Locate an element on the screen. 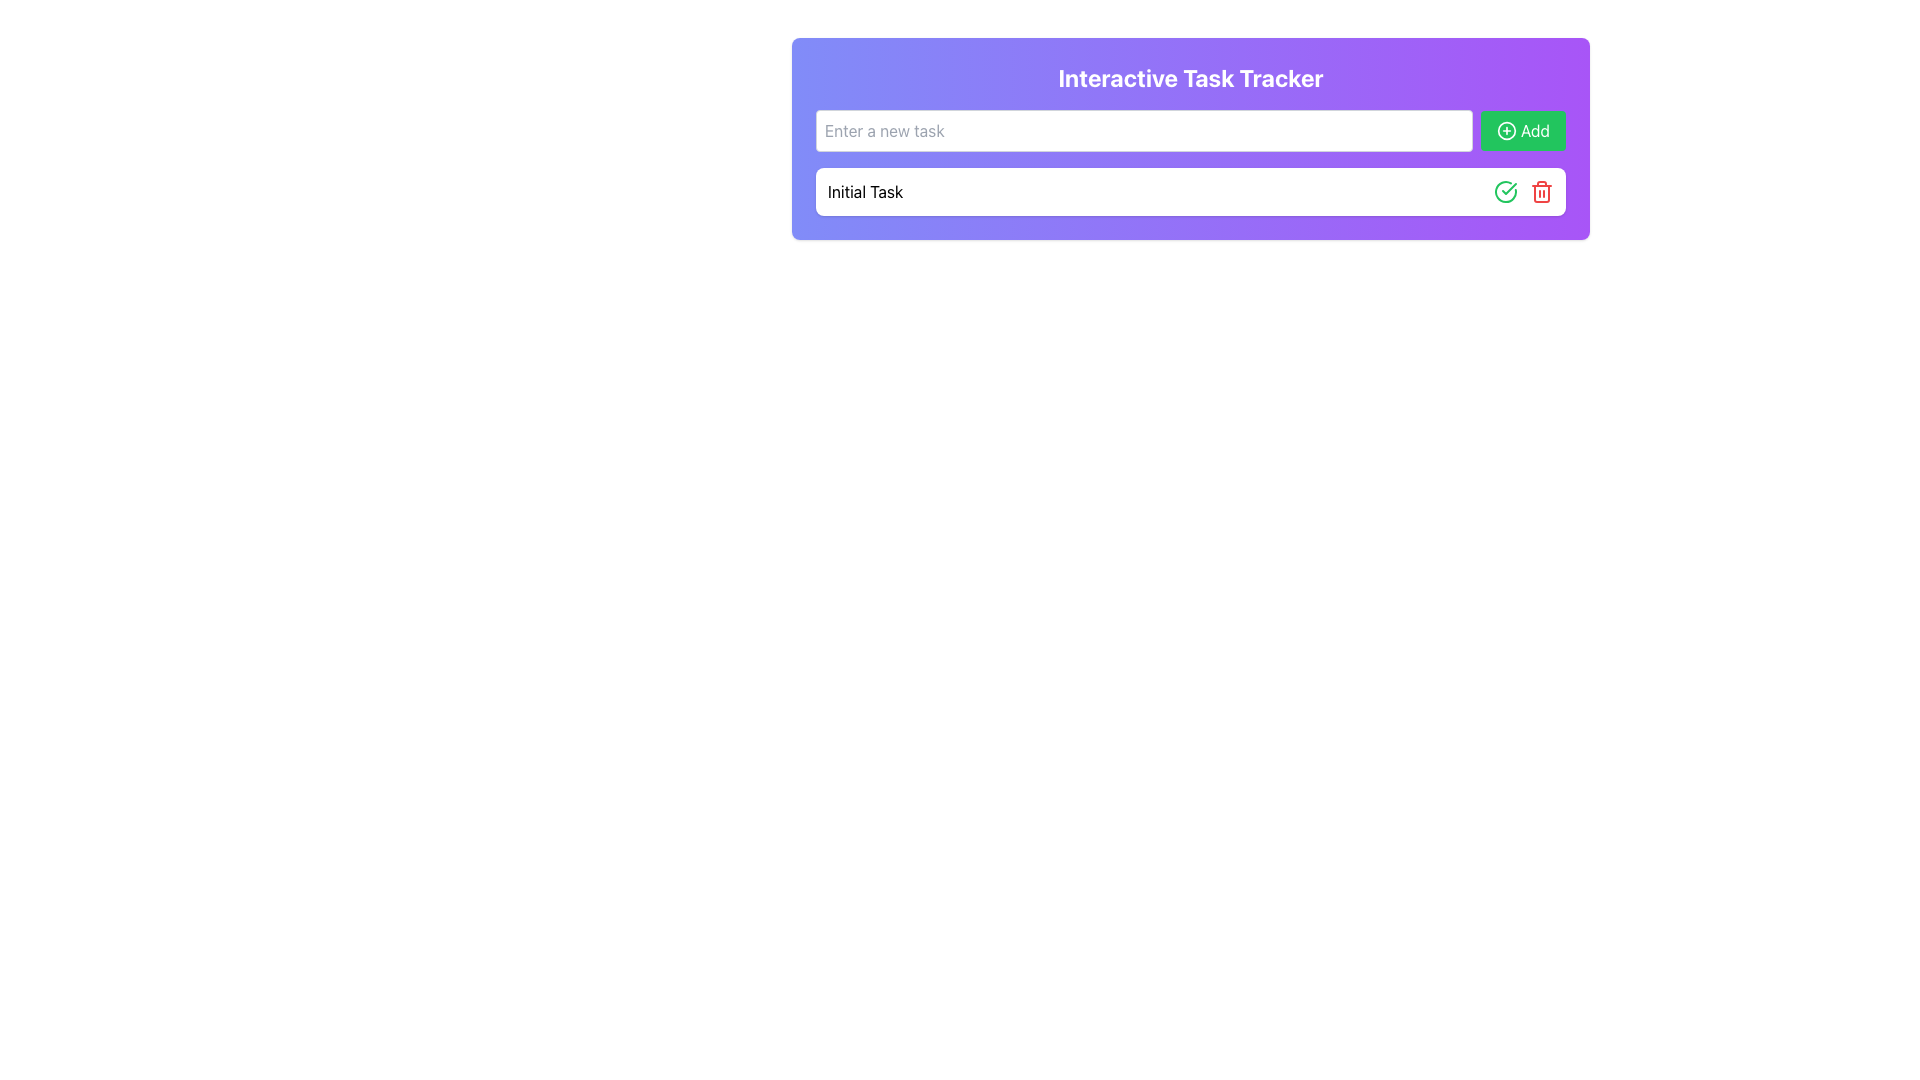 This screenshot has width=1920, height=1080. the green circular button with a checkmark inside, located in the top-right corner of the 'Initial Task' row, to mark the task as complete is located at coordinates (1506, 192).